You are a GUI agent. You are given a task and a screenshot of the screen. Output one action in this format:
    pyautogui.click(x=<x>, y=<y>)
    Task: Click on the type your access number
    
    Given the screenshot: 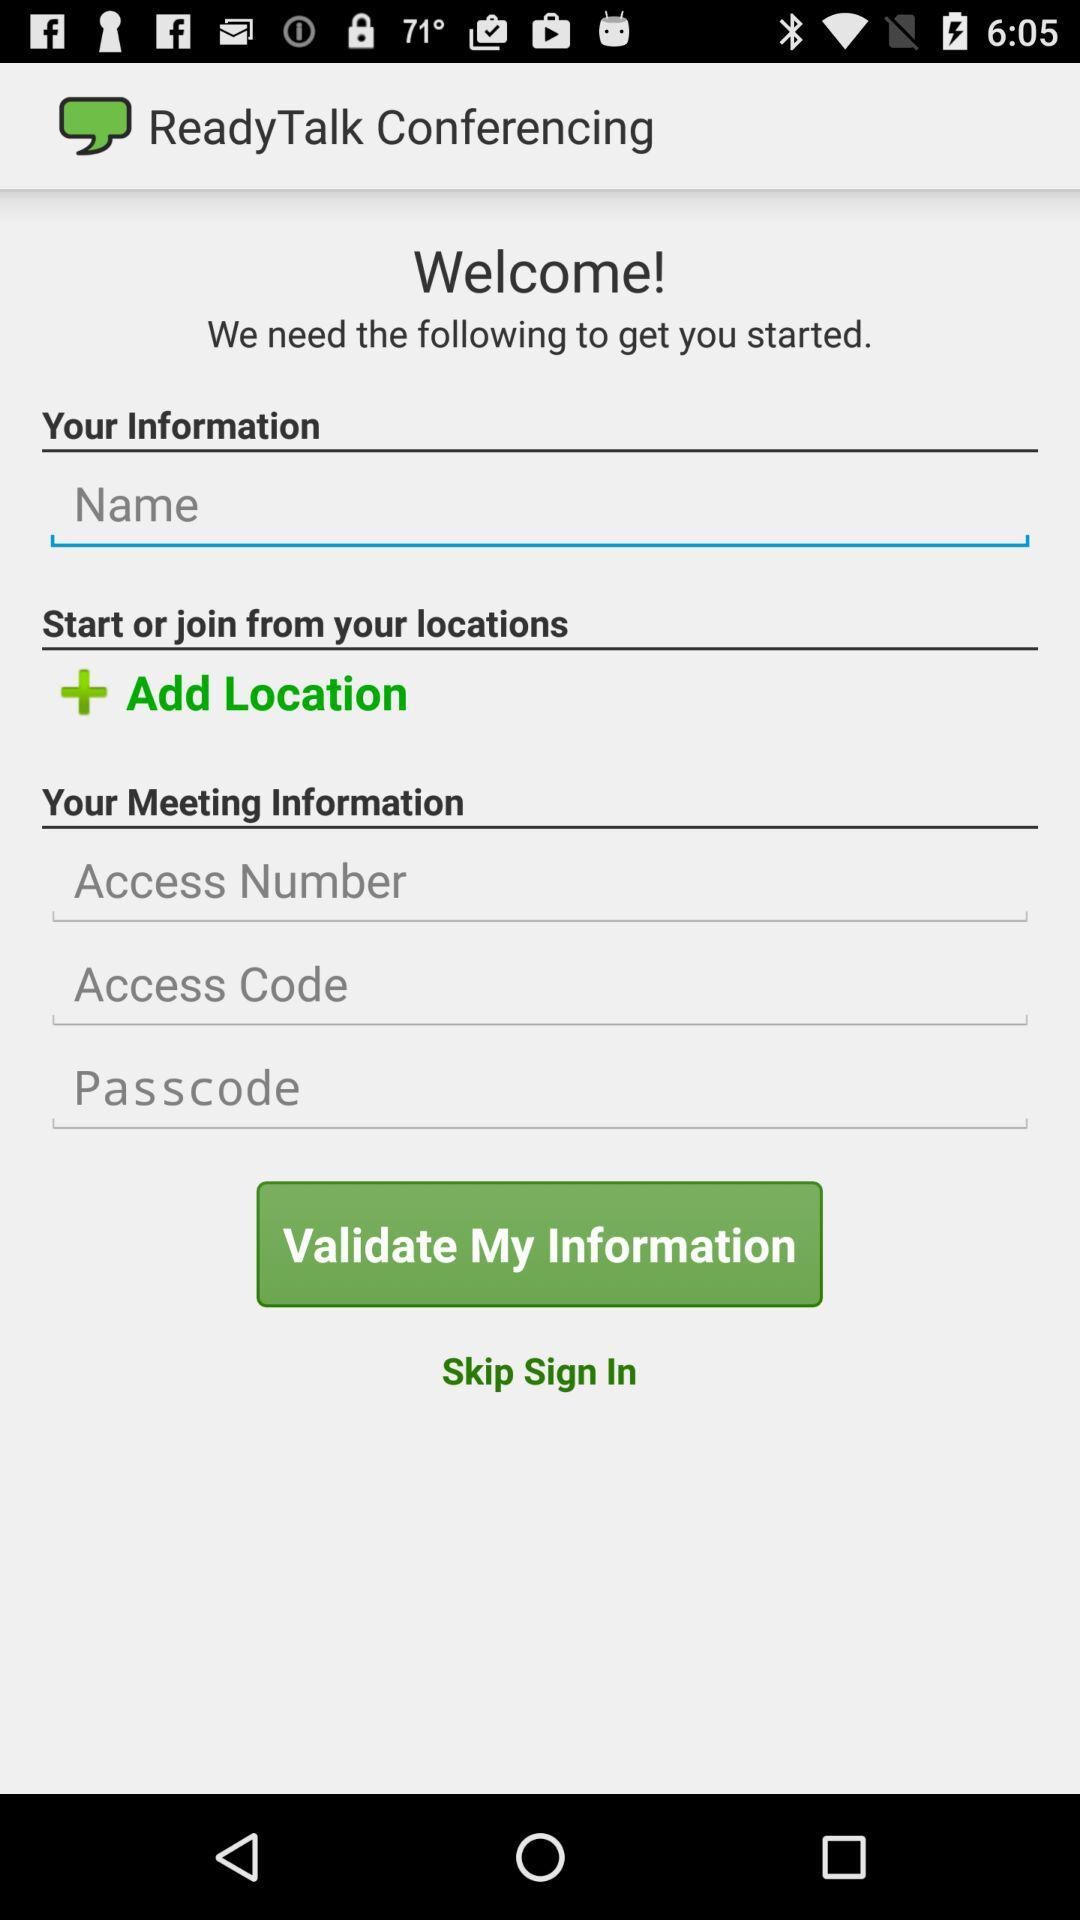 What is the action you would take?
    pyautogui.click(x=540, y=880)
    